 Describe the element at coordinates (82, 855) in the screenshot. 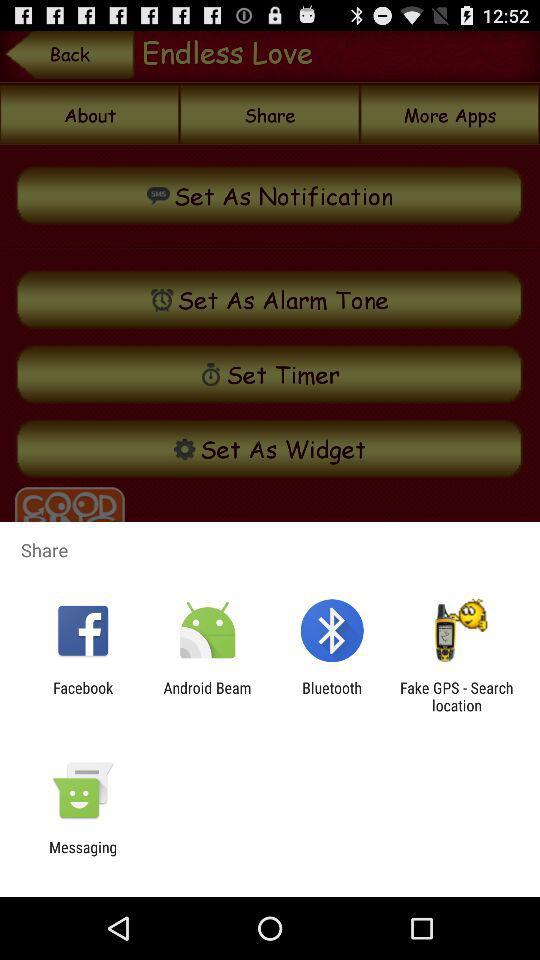

I see `messaging app` at that location.